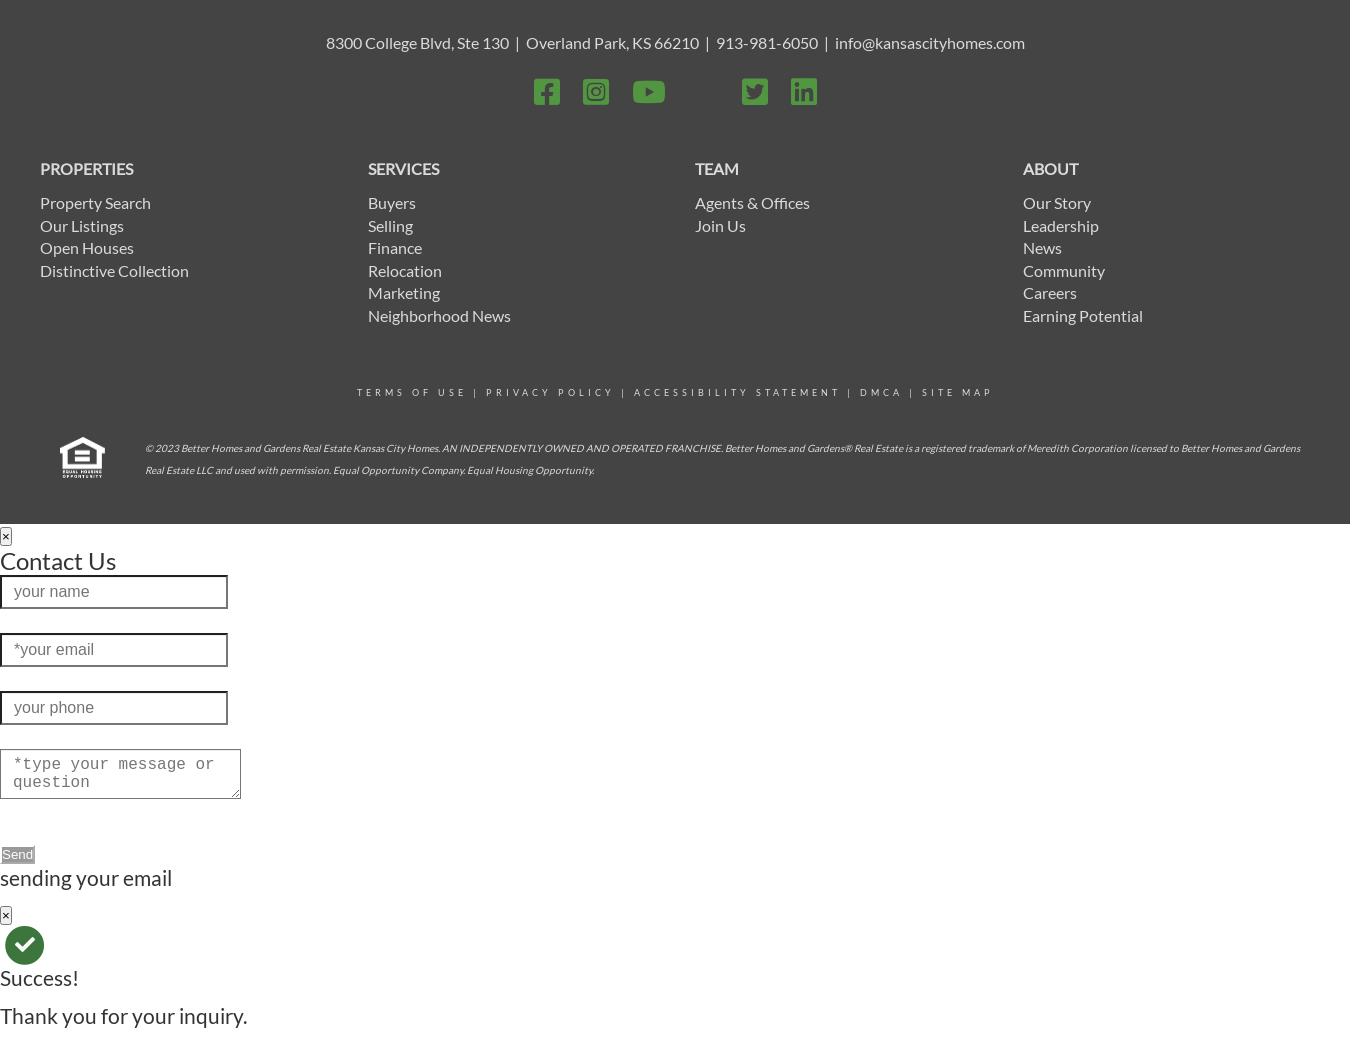 This screenshot has width=1365, height=1041. What do you see at coordinates (411, 392) in the screenshot?
I see `'Terms Of Use'` at bounding box center [411, 392].